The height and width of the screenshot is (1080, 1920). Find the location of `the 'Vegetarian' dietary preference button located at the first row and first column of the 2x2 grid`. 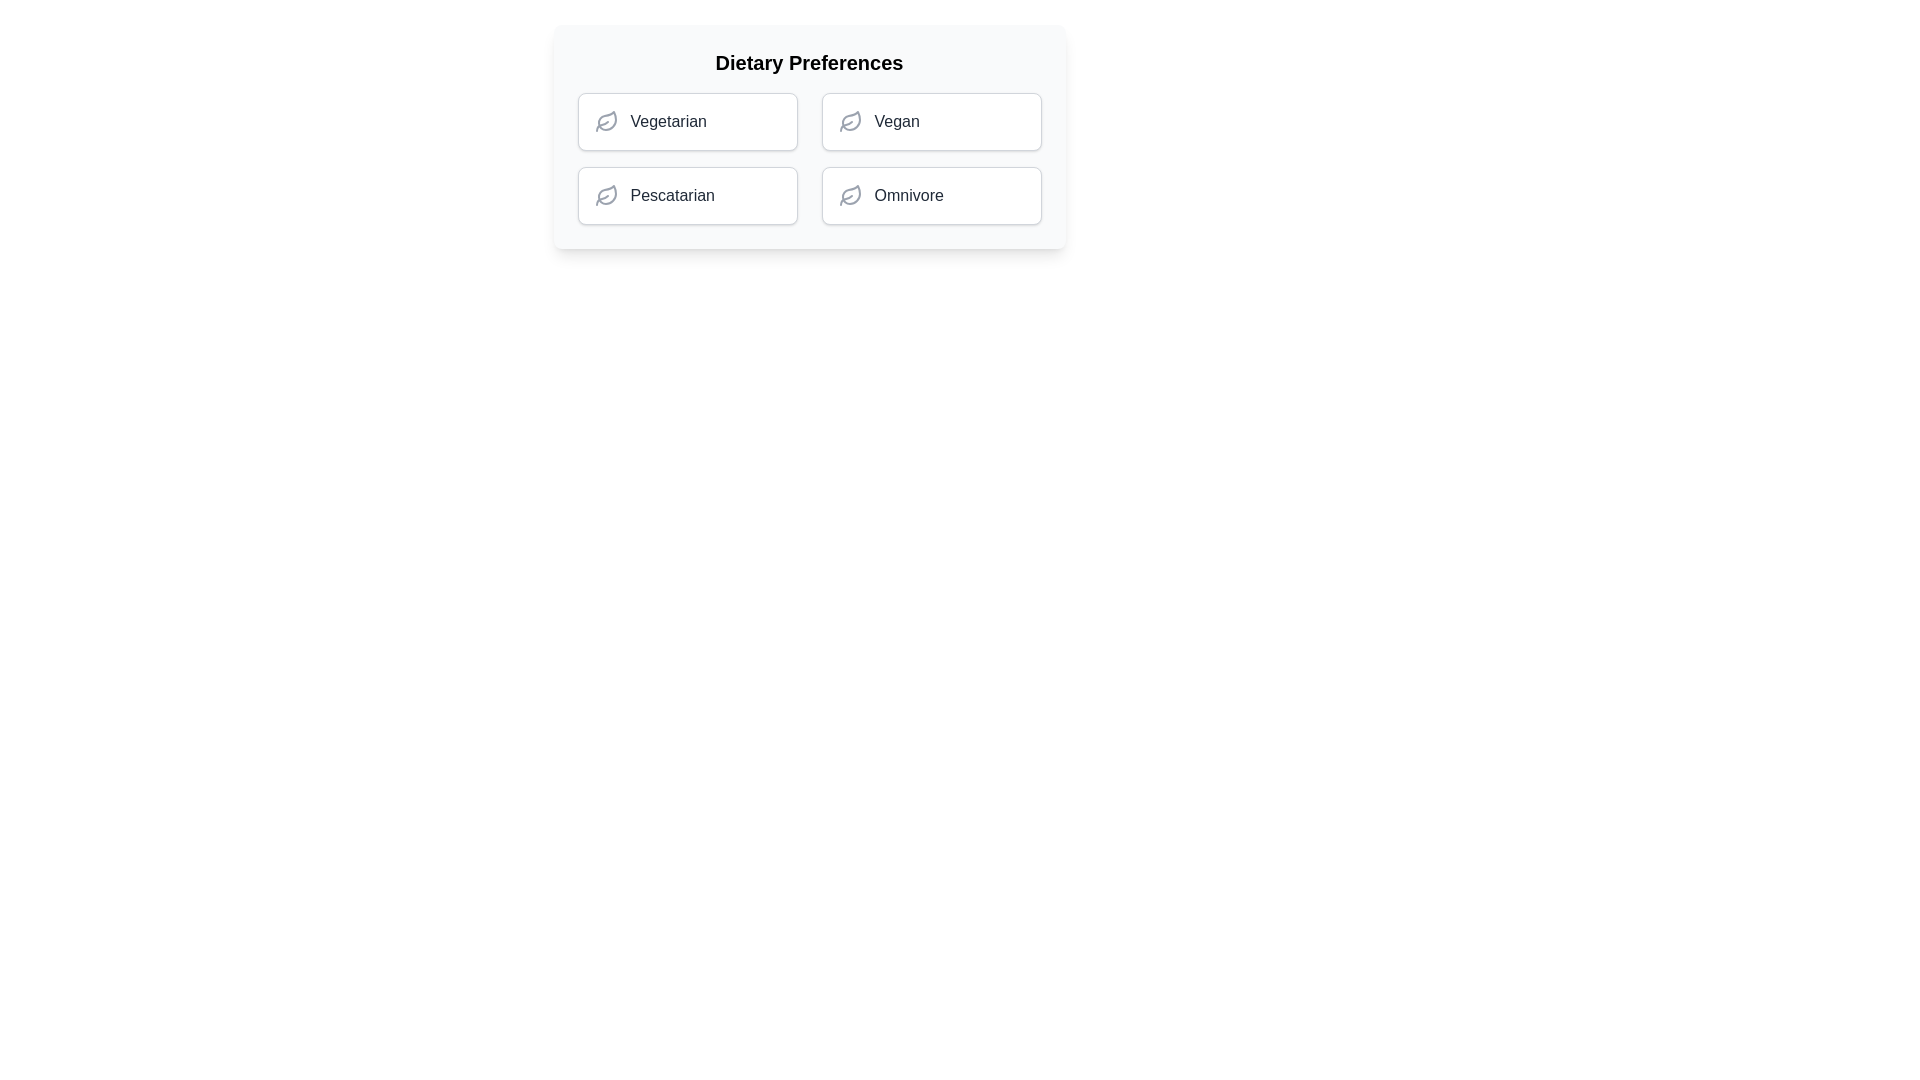

the 'Vegetarian' dietary preference button located at the first row and first column of the 2x2 grid is located at coordinates (687, 122).